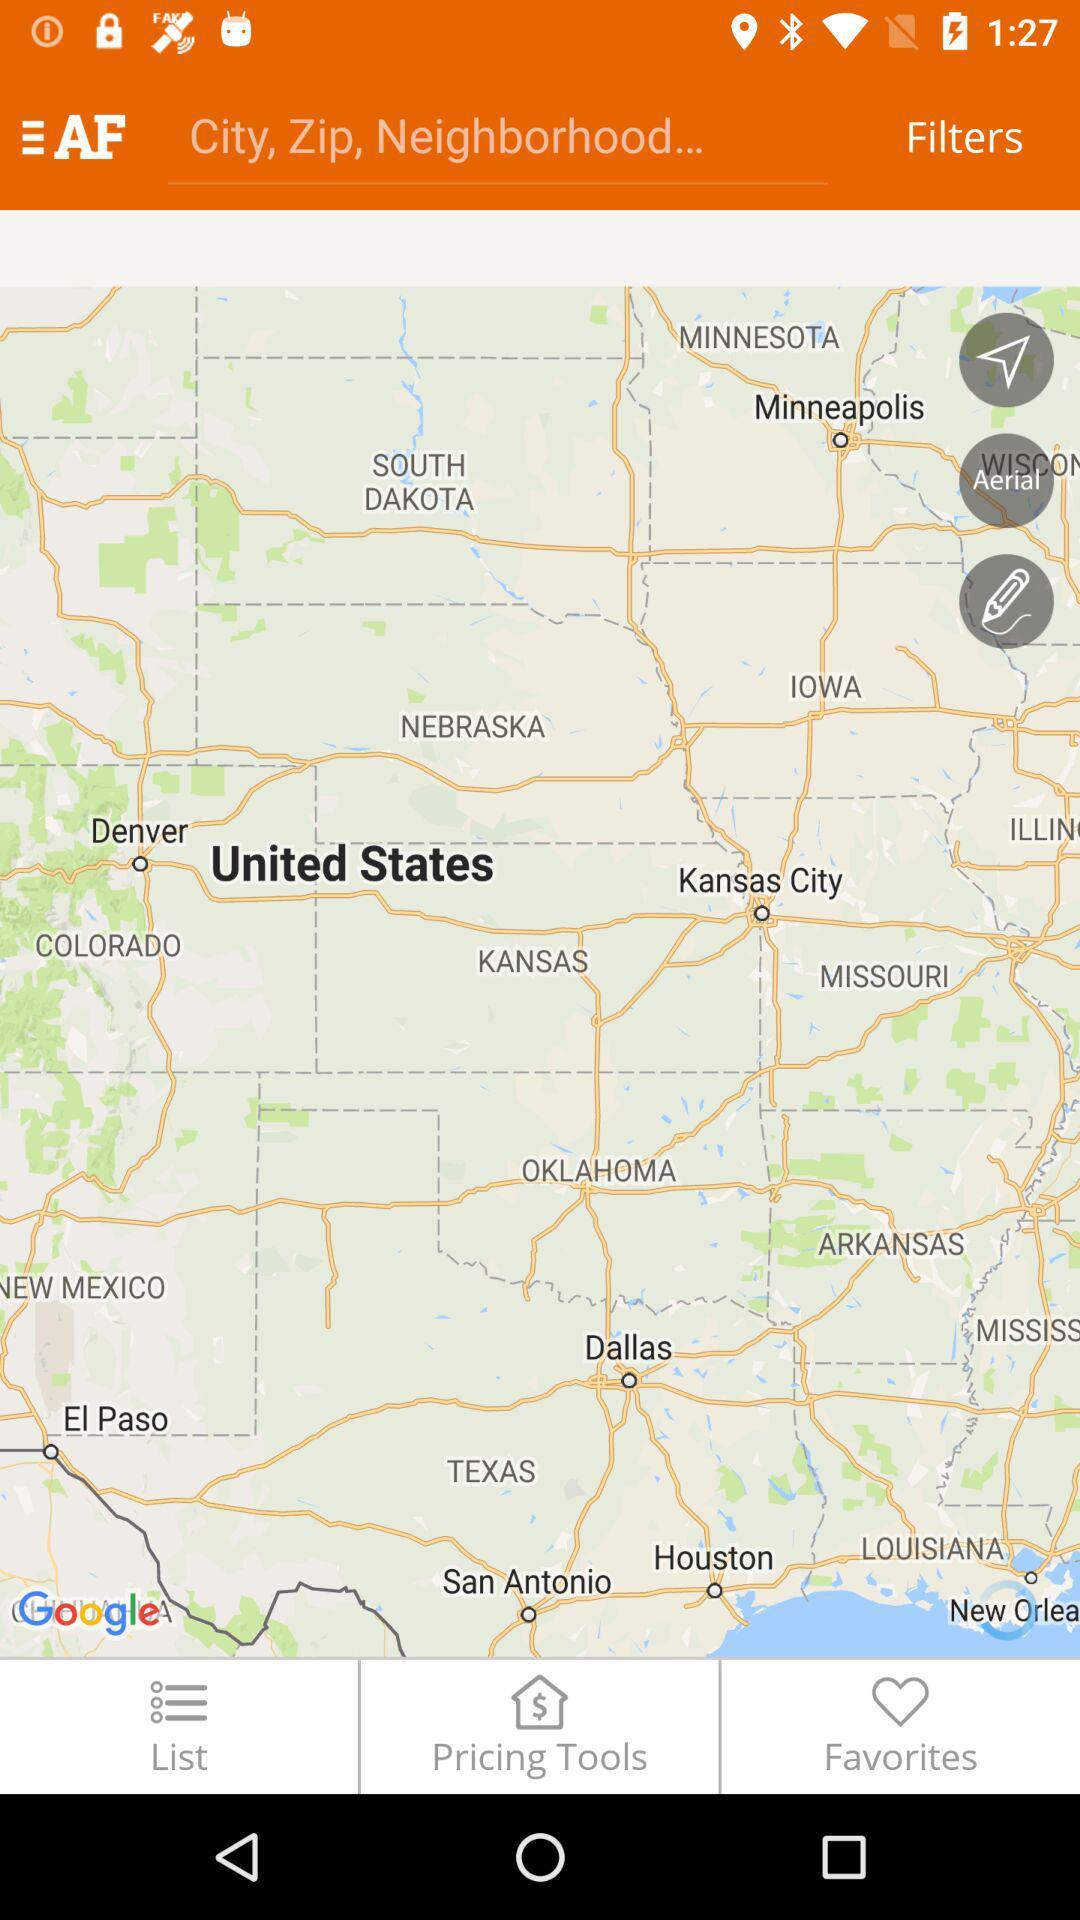 Image resolution: width=1080 pixels, height=1920 pixels. What do you see at coordinates (496, 133) in the screenshot?
I see `the item next to the filters item` at bounding box center [496, 133].